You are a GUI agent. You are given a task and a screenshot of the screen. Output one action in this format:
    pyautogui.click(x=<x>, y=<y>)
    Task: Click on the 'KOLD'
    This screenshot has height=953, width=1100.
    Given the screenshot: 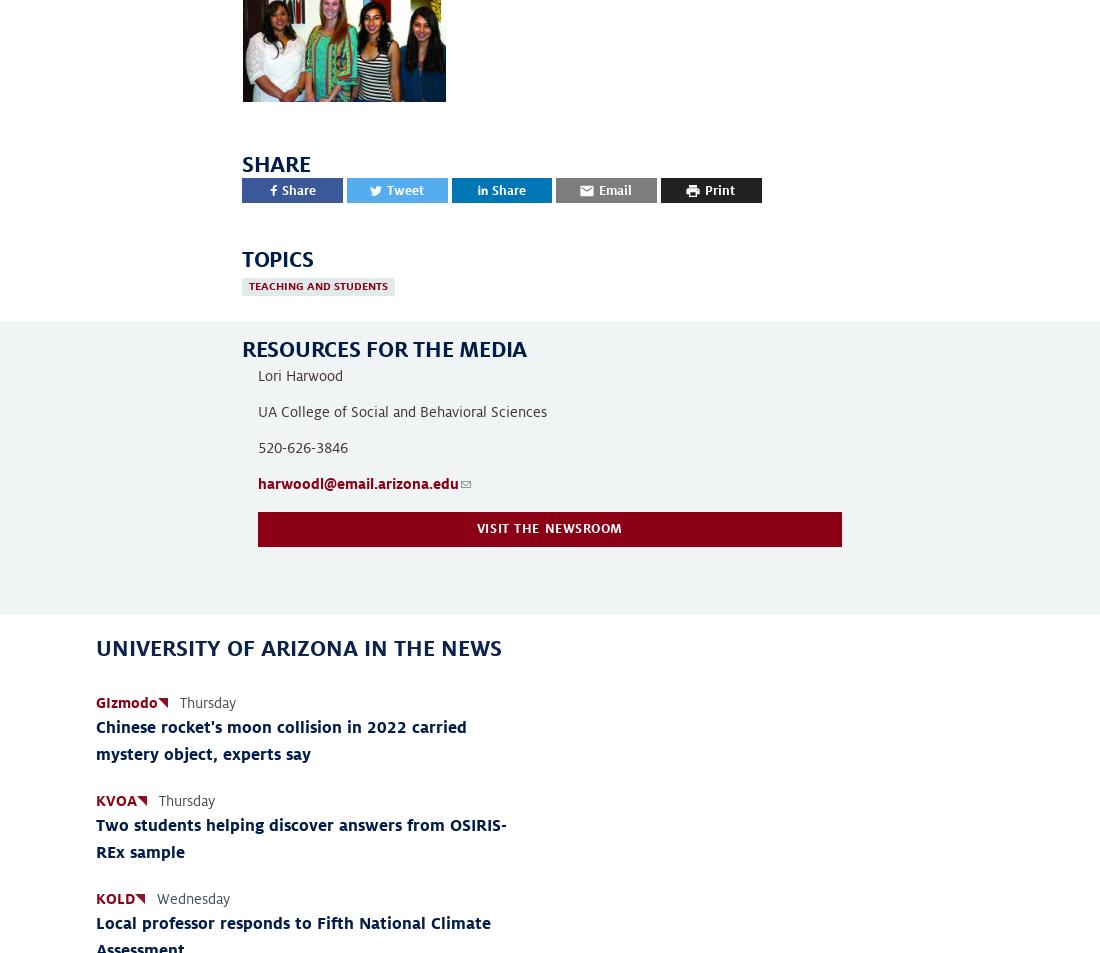 What is the action you would take?
    pyautogui.click(x=115, y=898)
    